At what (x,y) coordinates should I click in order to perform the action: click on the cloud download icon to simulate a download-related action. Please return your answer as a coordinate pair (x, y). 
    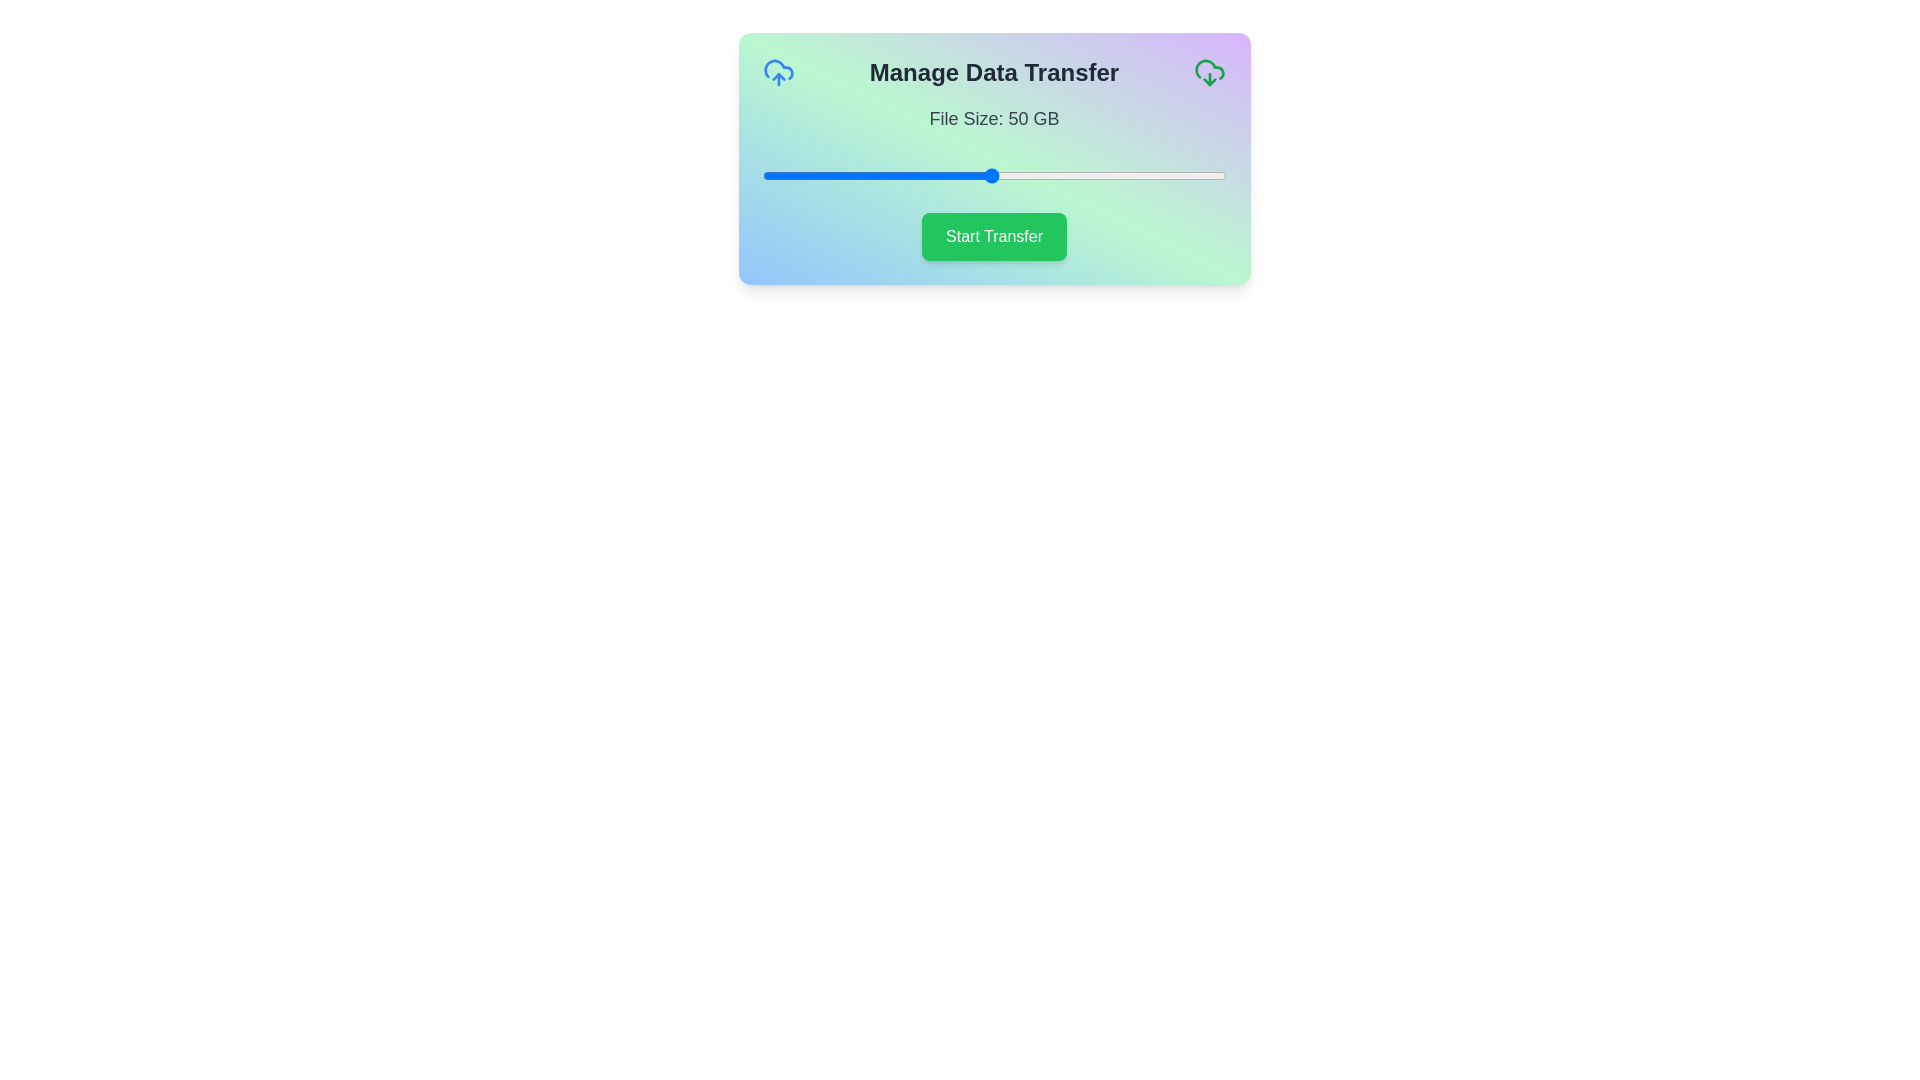
    Looking at the image, I should click on (1209, 72).